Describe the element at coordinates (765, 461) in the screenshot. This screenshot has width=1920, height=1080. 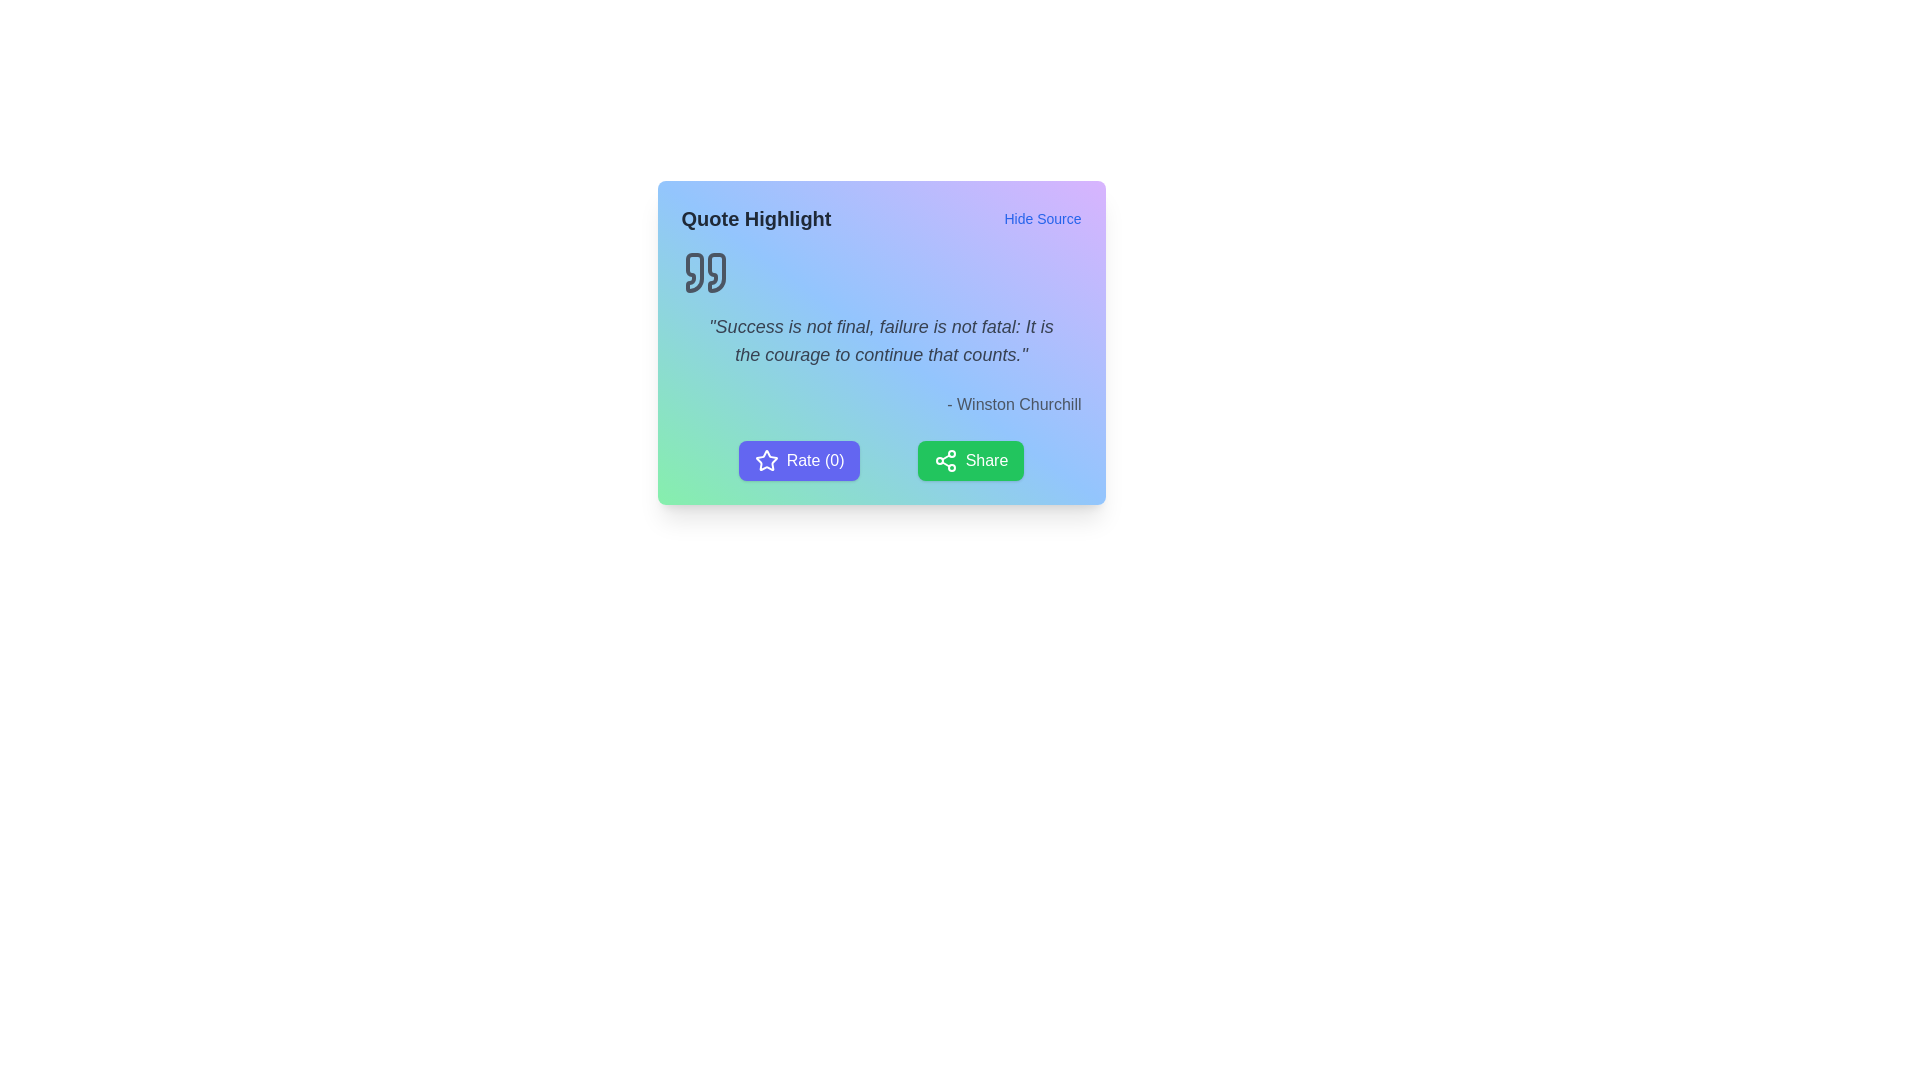
I see `the star-shaped icon with a purple fill, located to the left of the text 'Rate (0)' within the blue button at the bottom-left corner of the card` at that location.